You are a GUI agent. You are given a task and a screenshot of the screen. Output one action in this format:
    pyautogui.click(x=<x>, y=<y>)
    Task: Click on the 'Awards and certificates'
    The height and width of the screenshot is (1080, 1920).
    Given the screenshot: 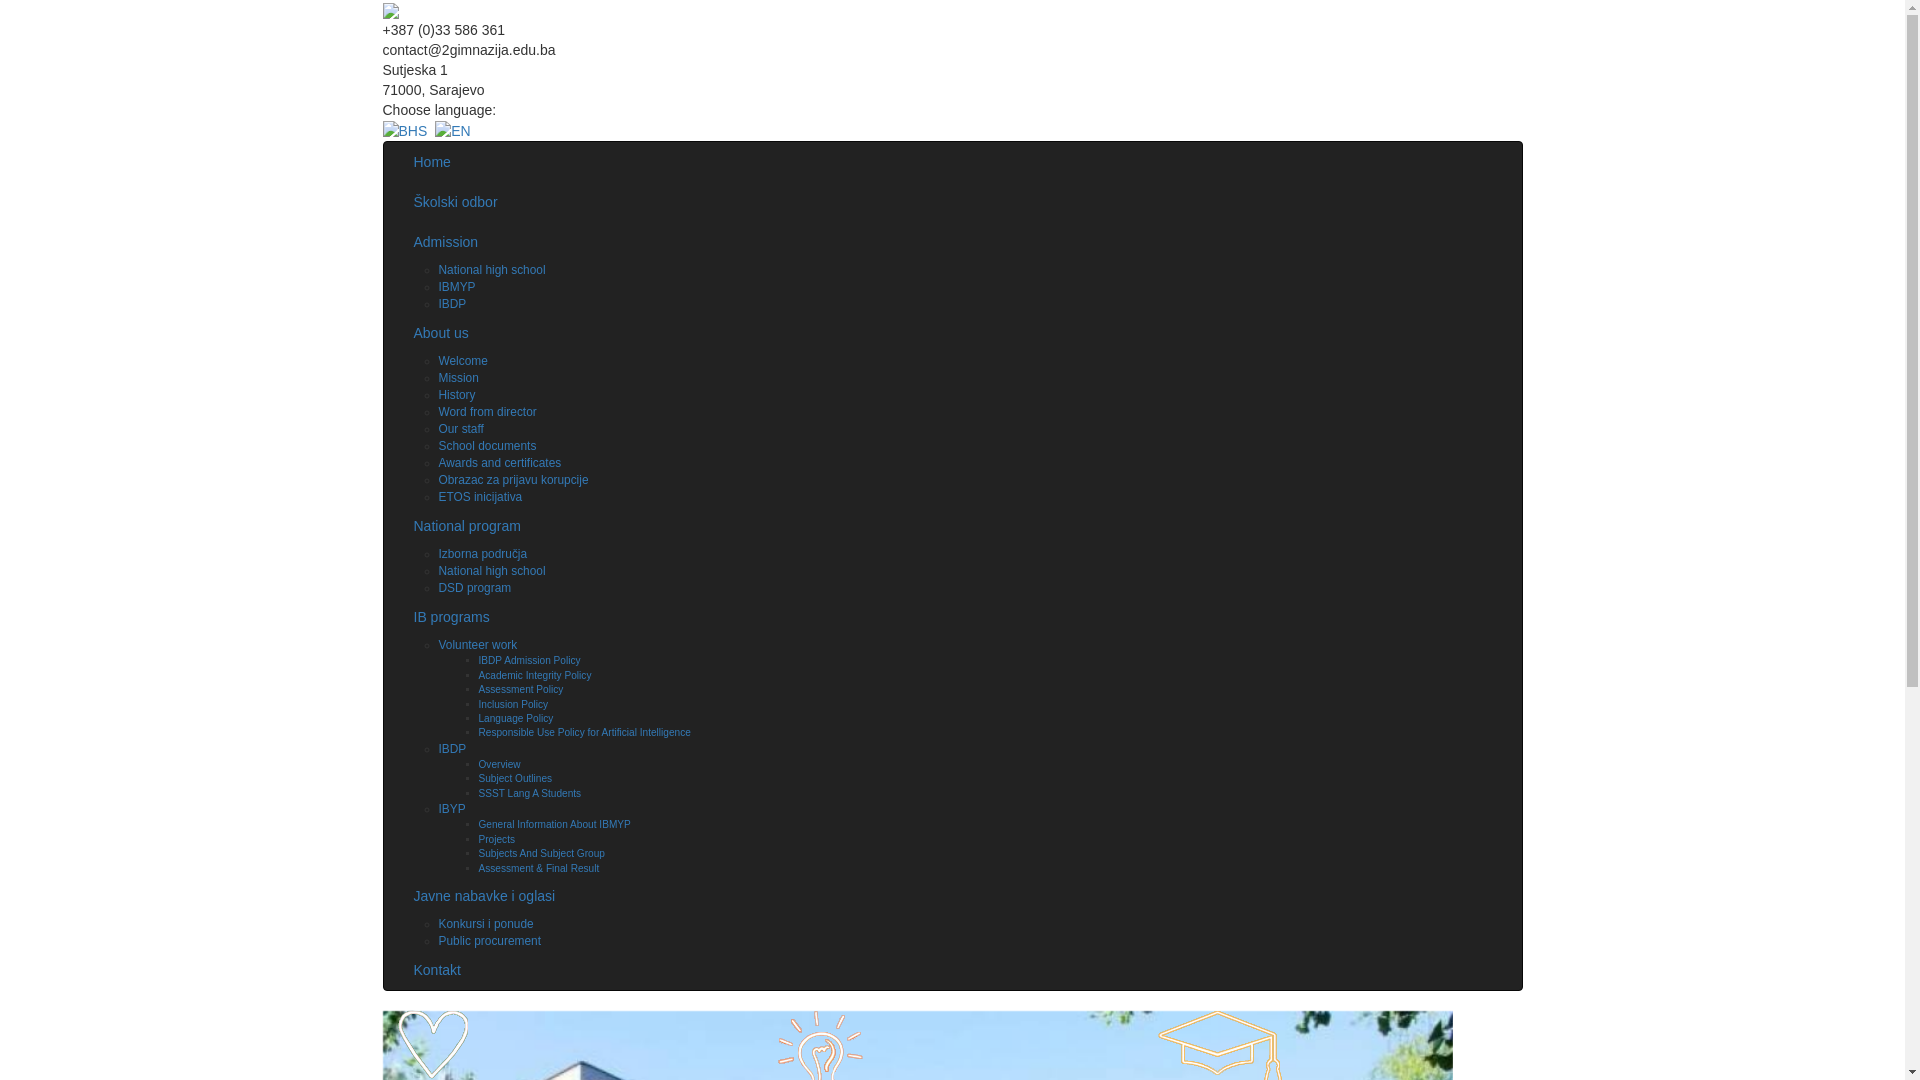 What is the action you would take?
    pyautogui.click(x=499, y=462)
    